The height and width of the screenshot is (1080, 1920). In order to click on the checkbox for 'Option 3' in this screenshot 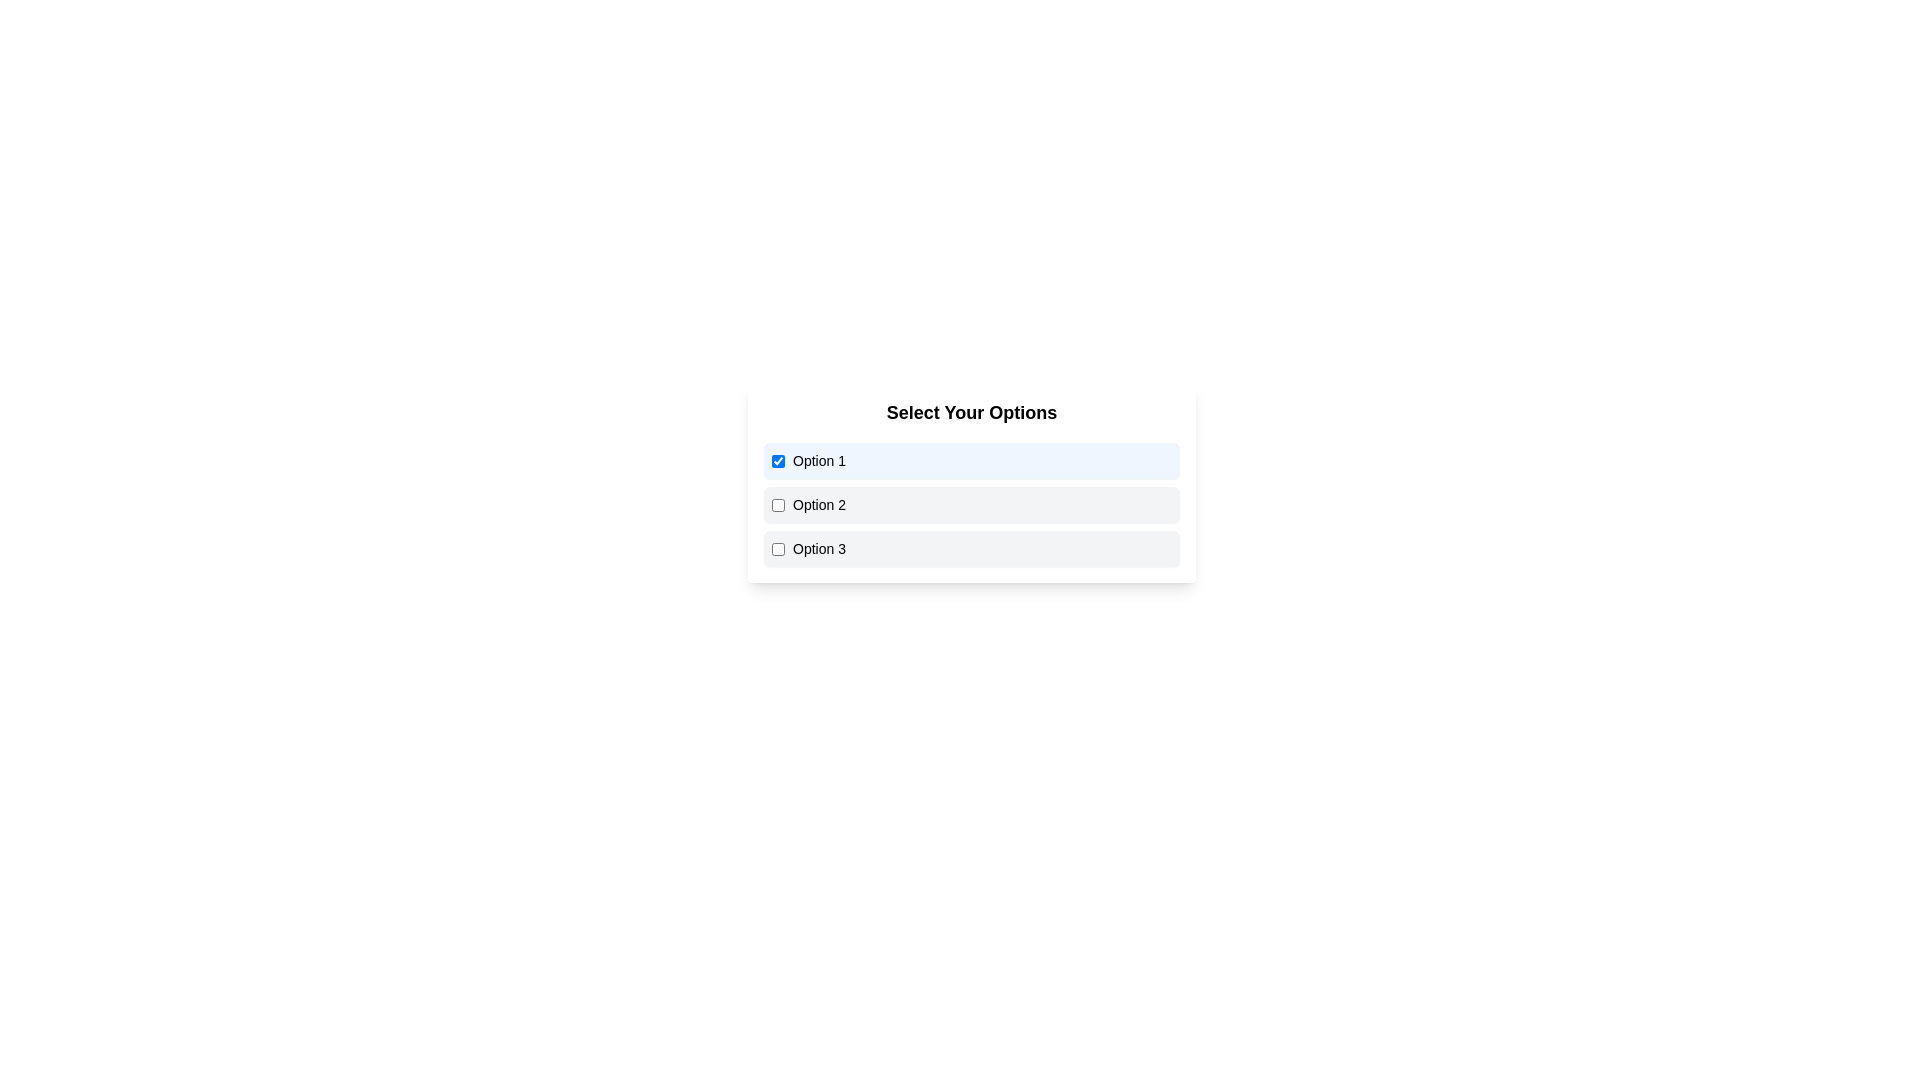, I will do `click(777, 548)`.